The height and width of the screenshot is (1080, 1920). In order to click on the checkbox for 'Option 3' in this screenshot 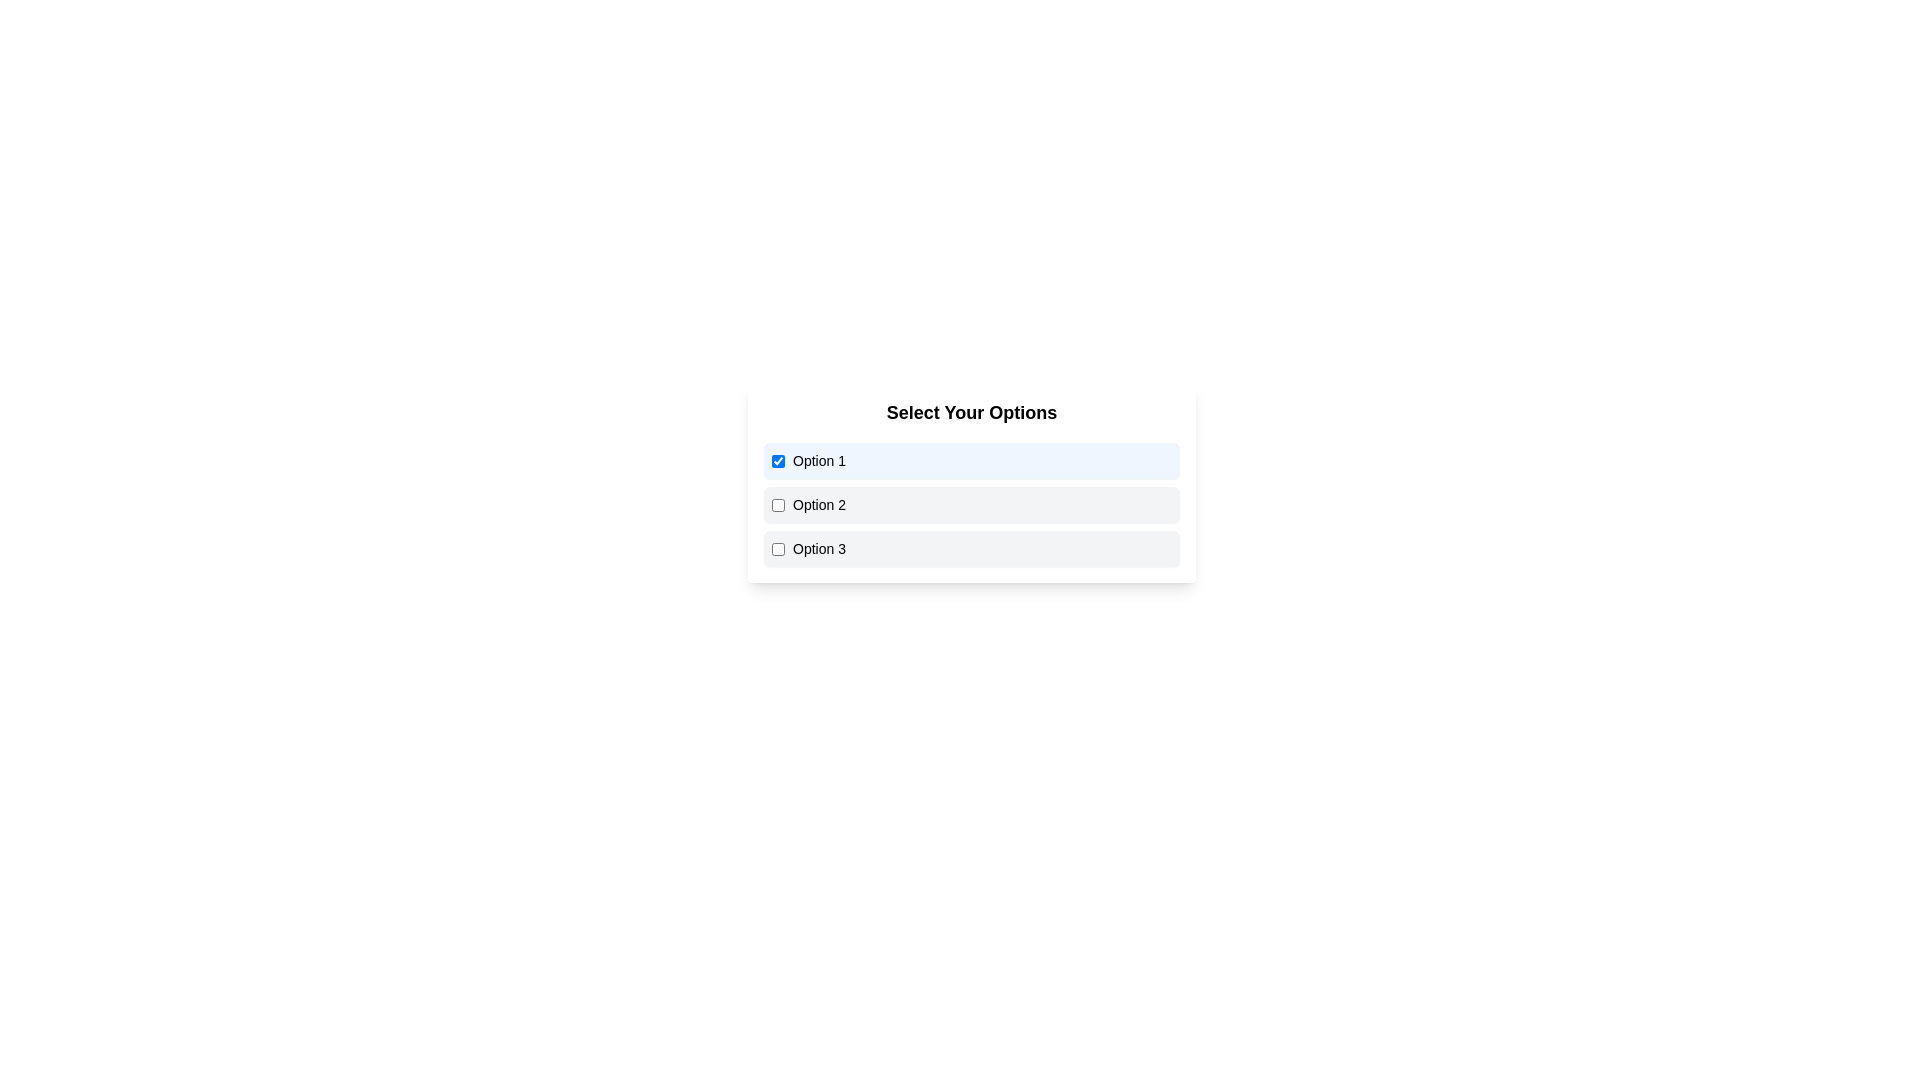, I will do `click(777, 548)`.